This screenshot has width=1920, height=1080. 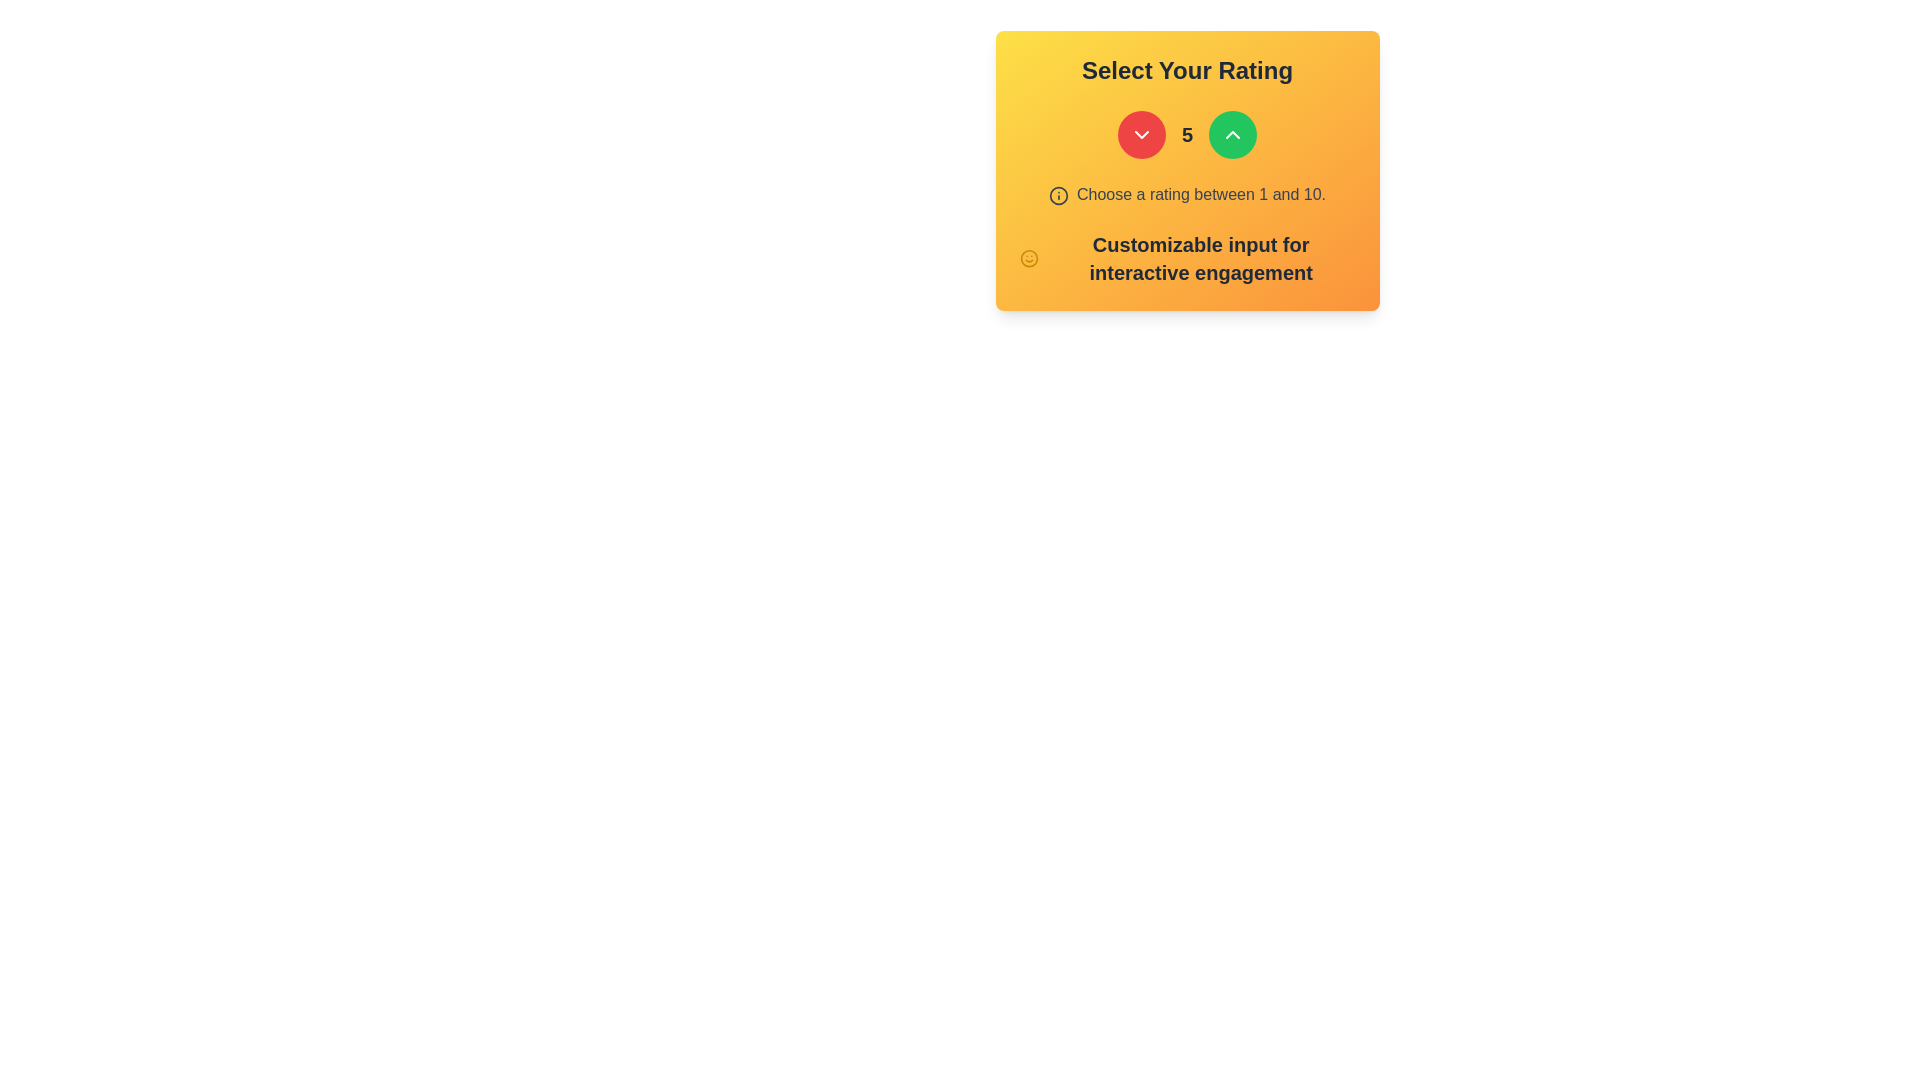 I want to click on the text label displaying 'Customizable input for interactive engagement', which is centrally aligned within a colorful card interface beneath the rating prompt, so click(x=1187, y=257).